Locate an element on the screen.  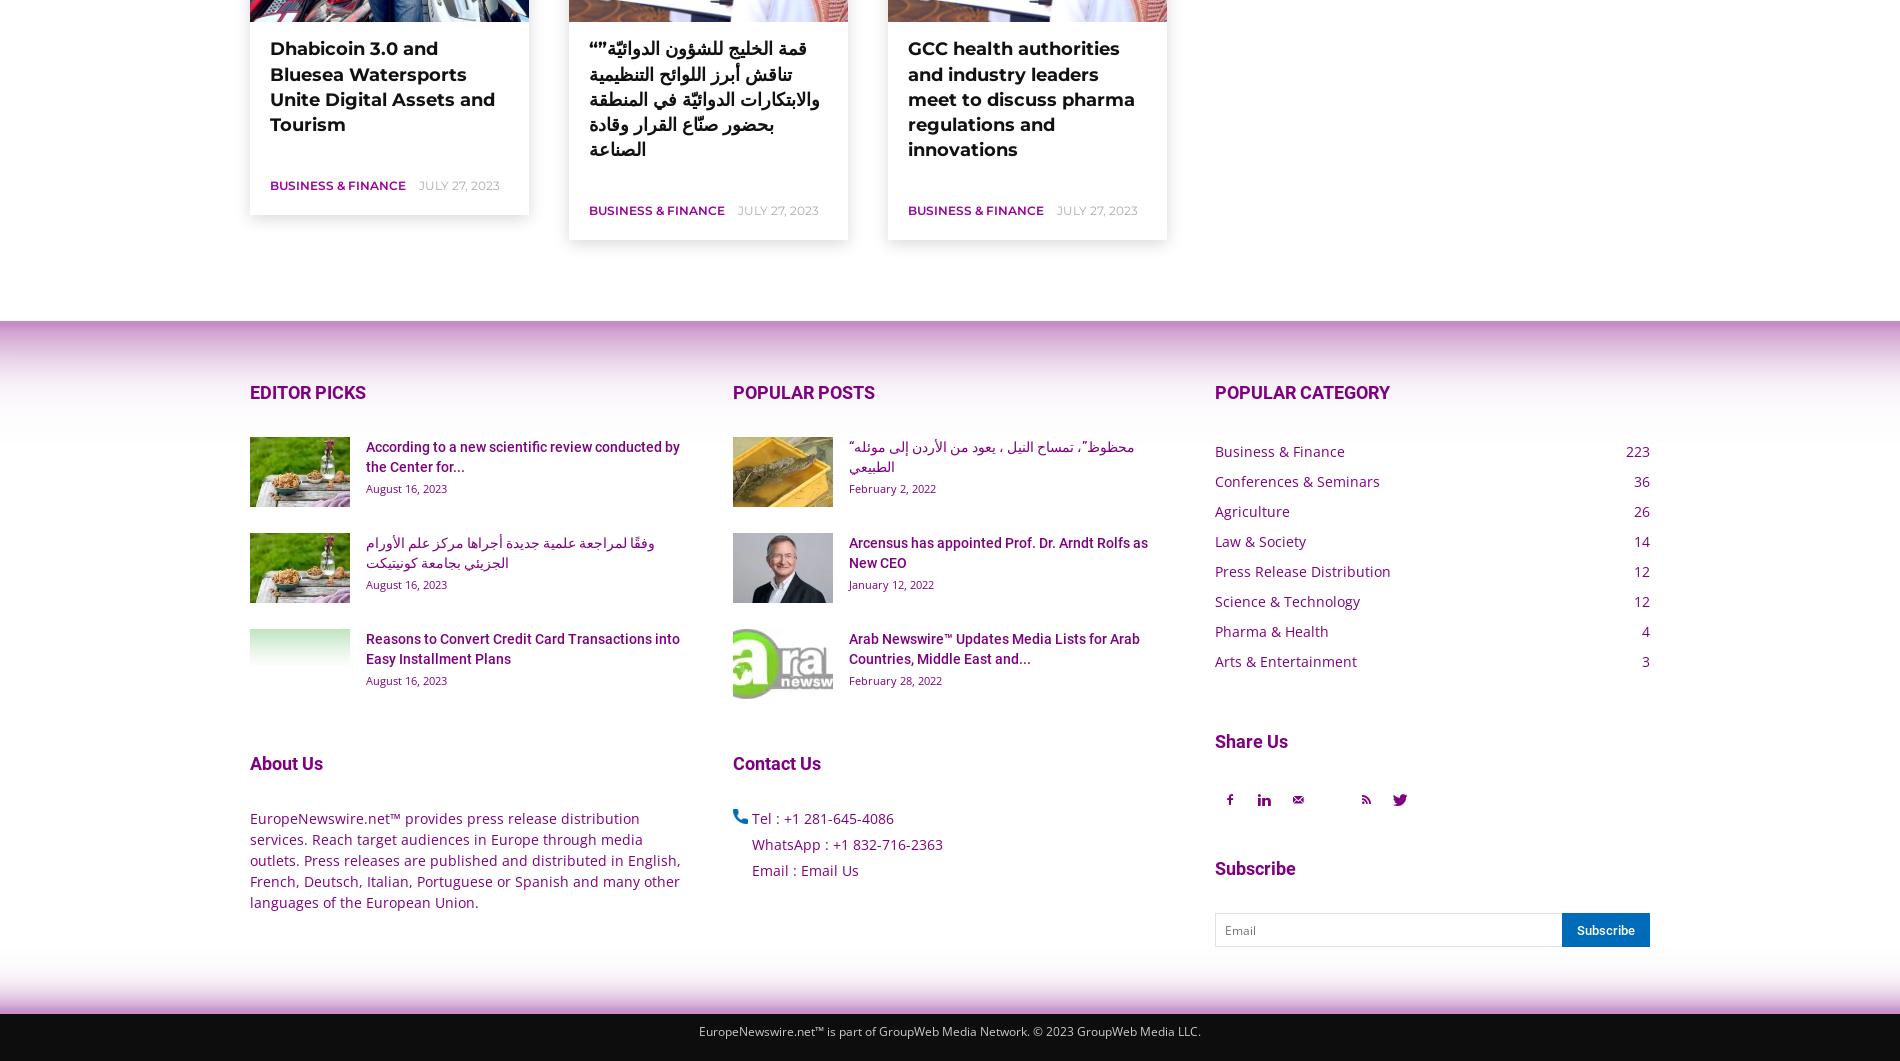
'14' is located at coordinates (1633, 540).